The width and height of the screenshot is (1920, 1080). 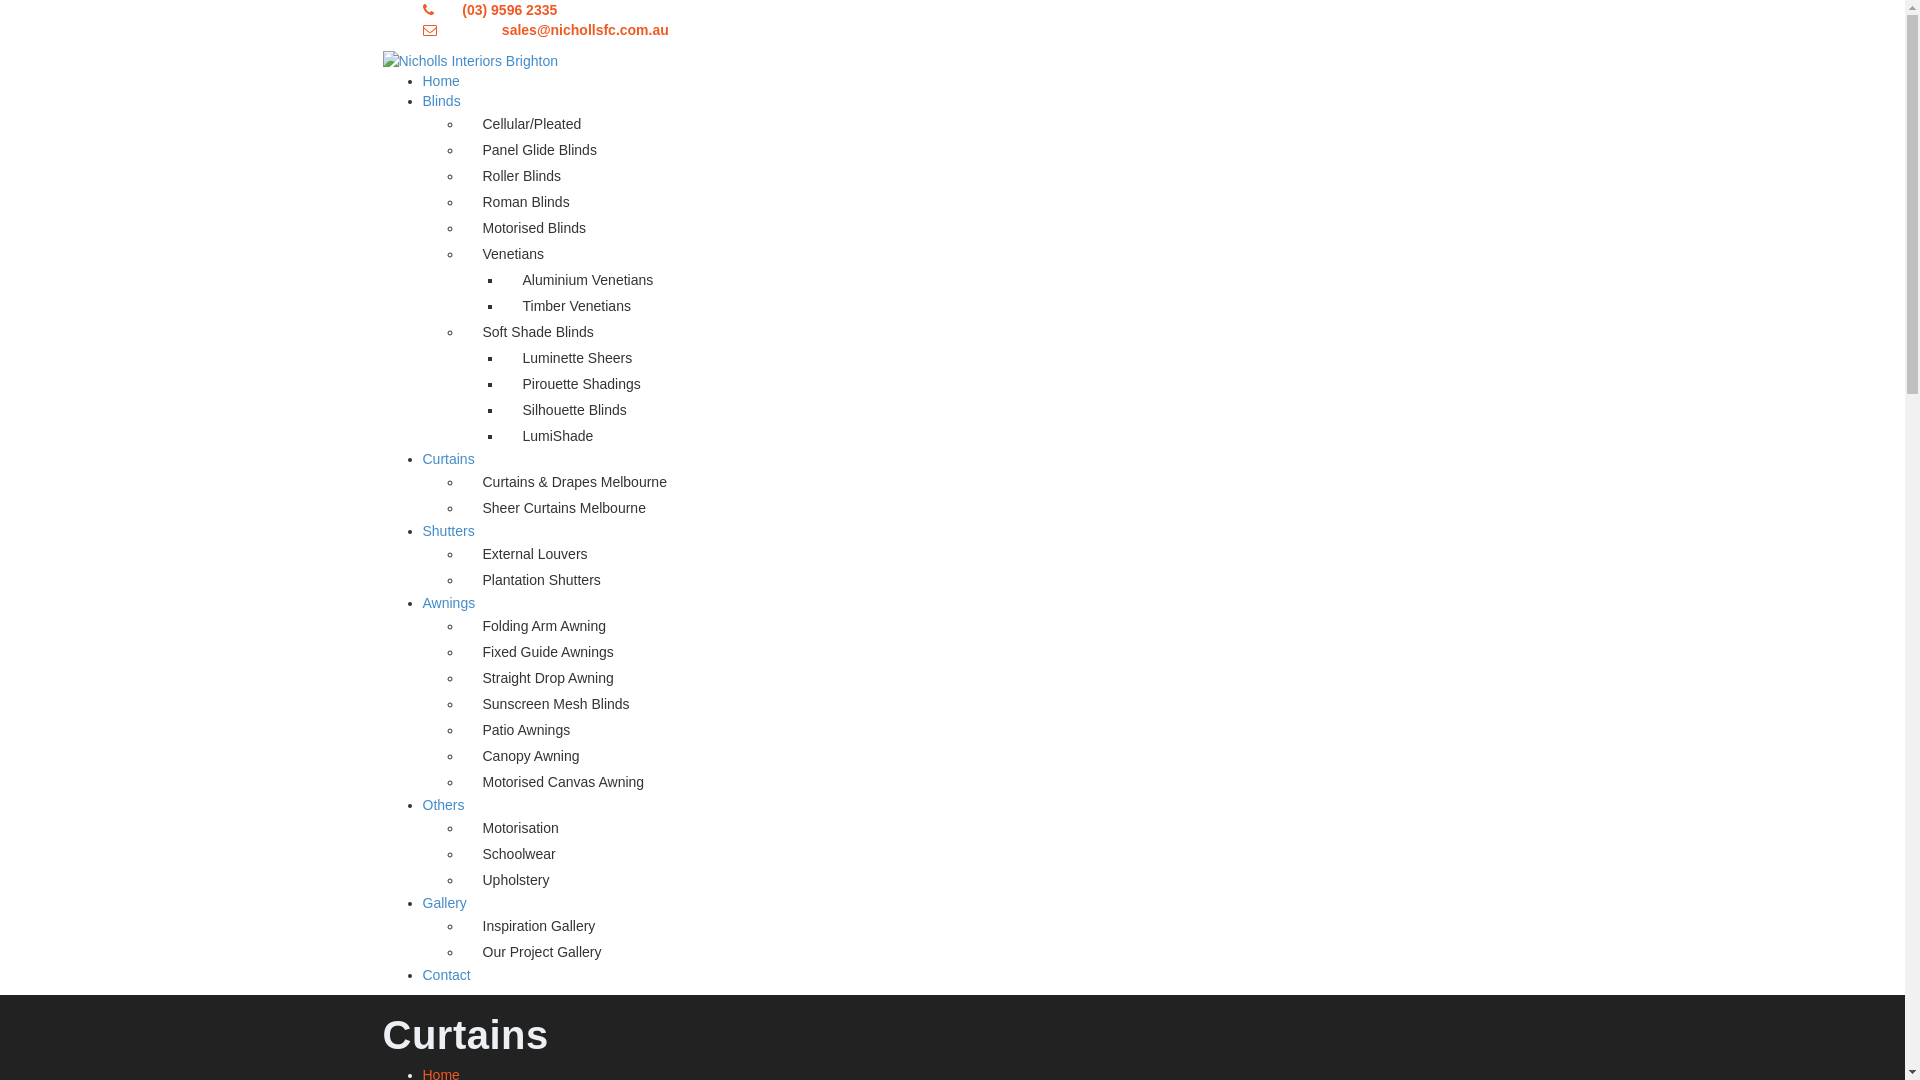 What do you see at coordinates (441, 804) in the screenshot?
I see `'Others'` at bounding box center [441, 804].